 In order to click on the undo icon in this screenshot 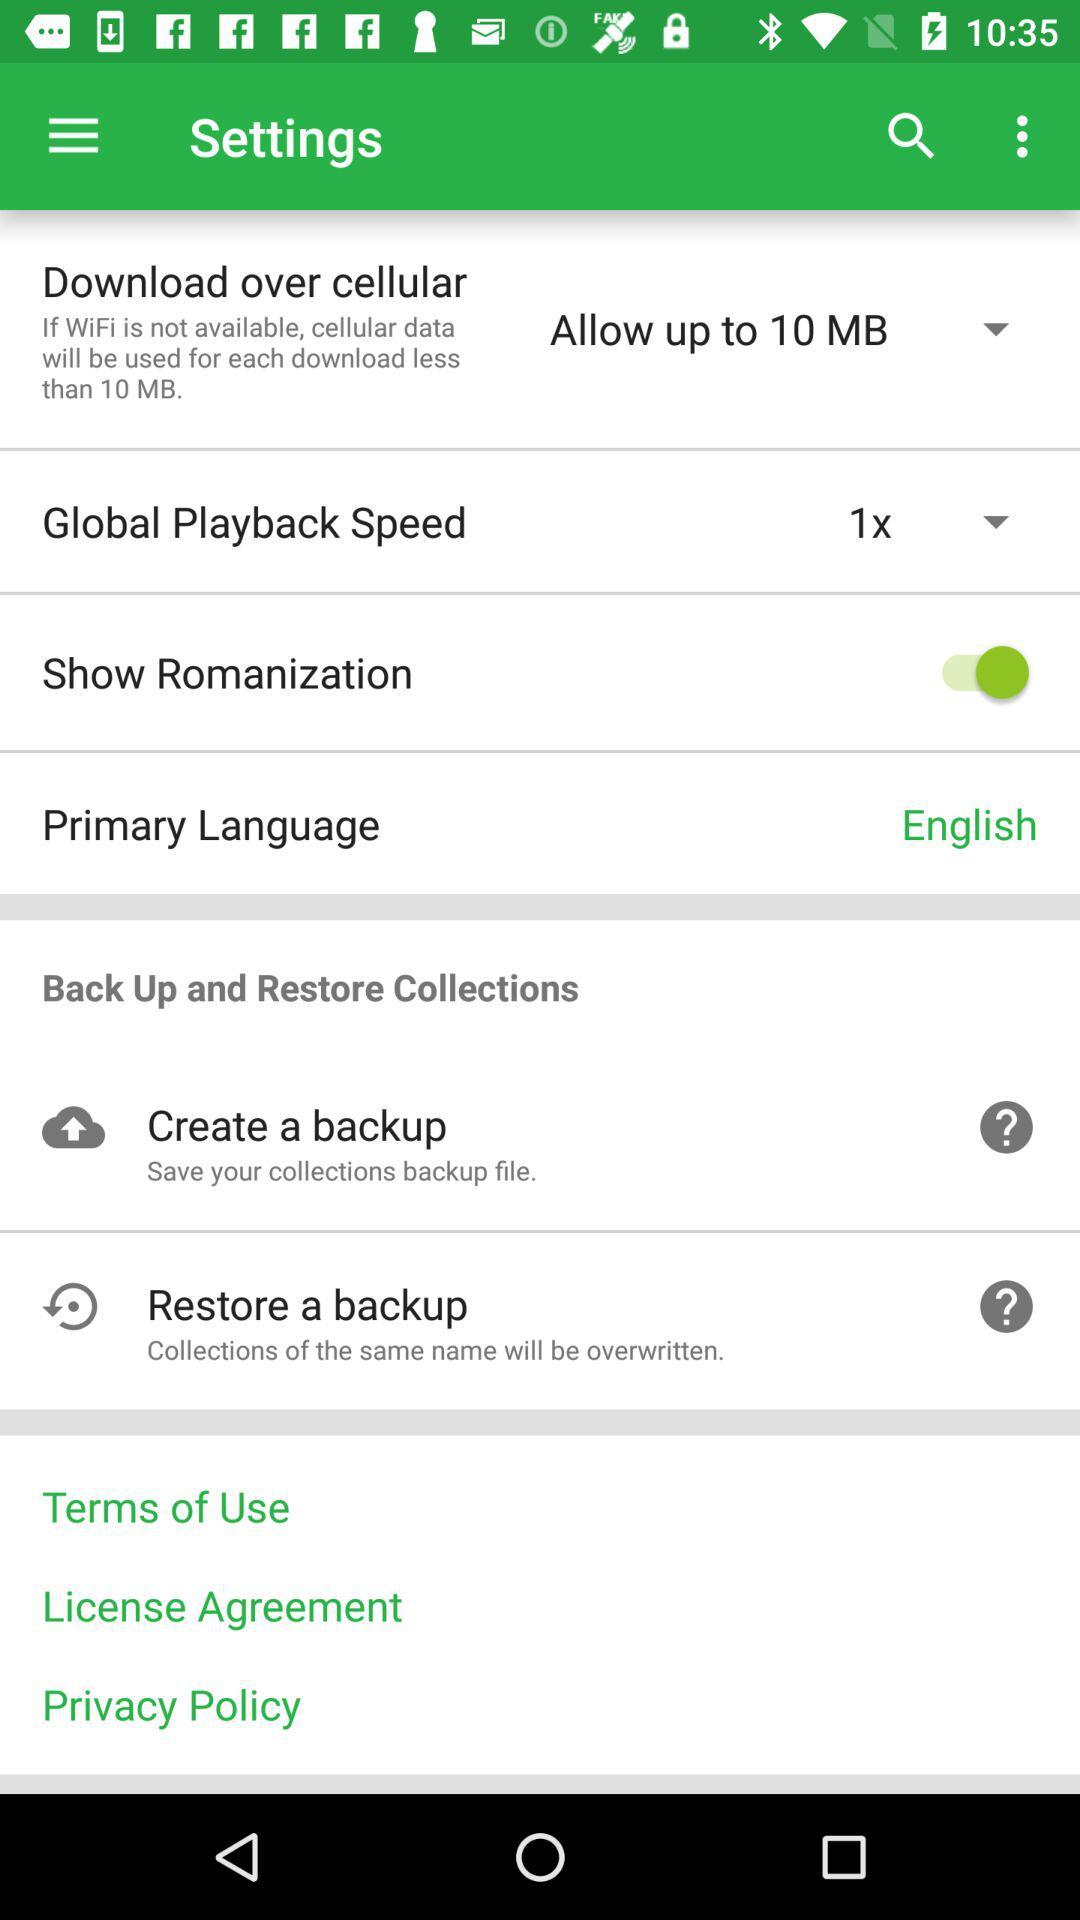, I will do `click(72, 1306)`.